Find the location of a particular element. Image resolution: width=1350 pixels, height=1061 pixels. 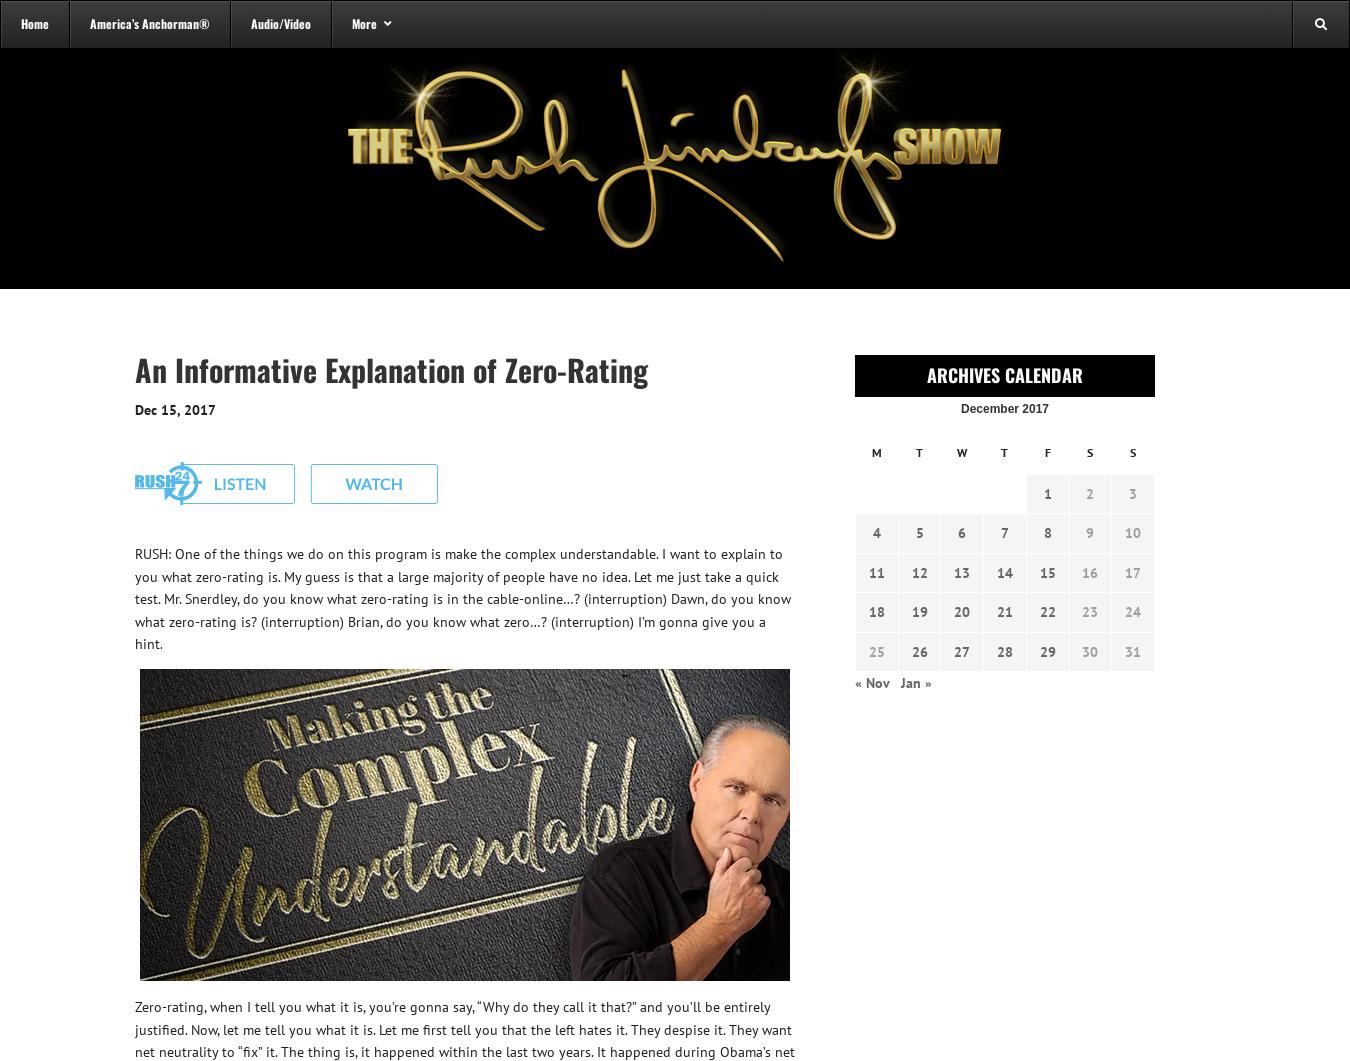

'24' is located at coordinates (1132, 610).